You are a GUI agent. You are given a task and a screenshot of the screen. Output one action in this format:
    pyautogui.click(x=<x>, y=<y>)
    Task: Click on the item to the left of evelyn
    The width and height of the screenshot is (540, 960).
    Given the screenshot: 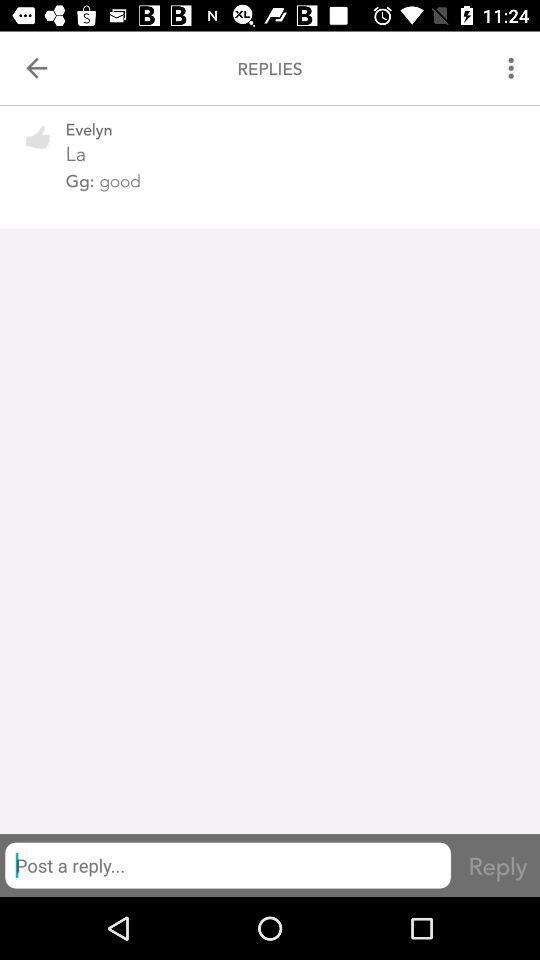 What is the action you would take?
    pyautogui.click(x=38, y=148)
    